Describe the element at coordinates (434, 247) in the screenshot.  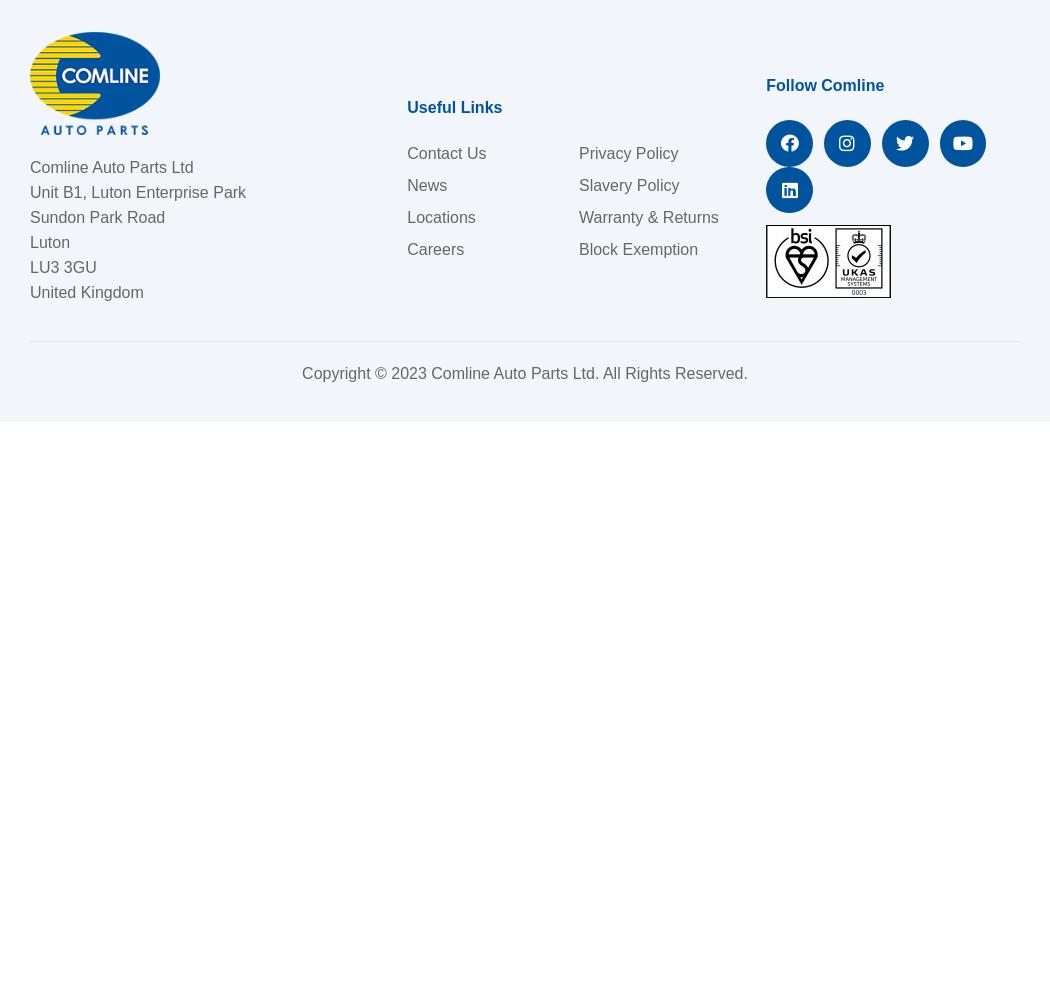
I see `'Careers'` at that location.